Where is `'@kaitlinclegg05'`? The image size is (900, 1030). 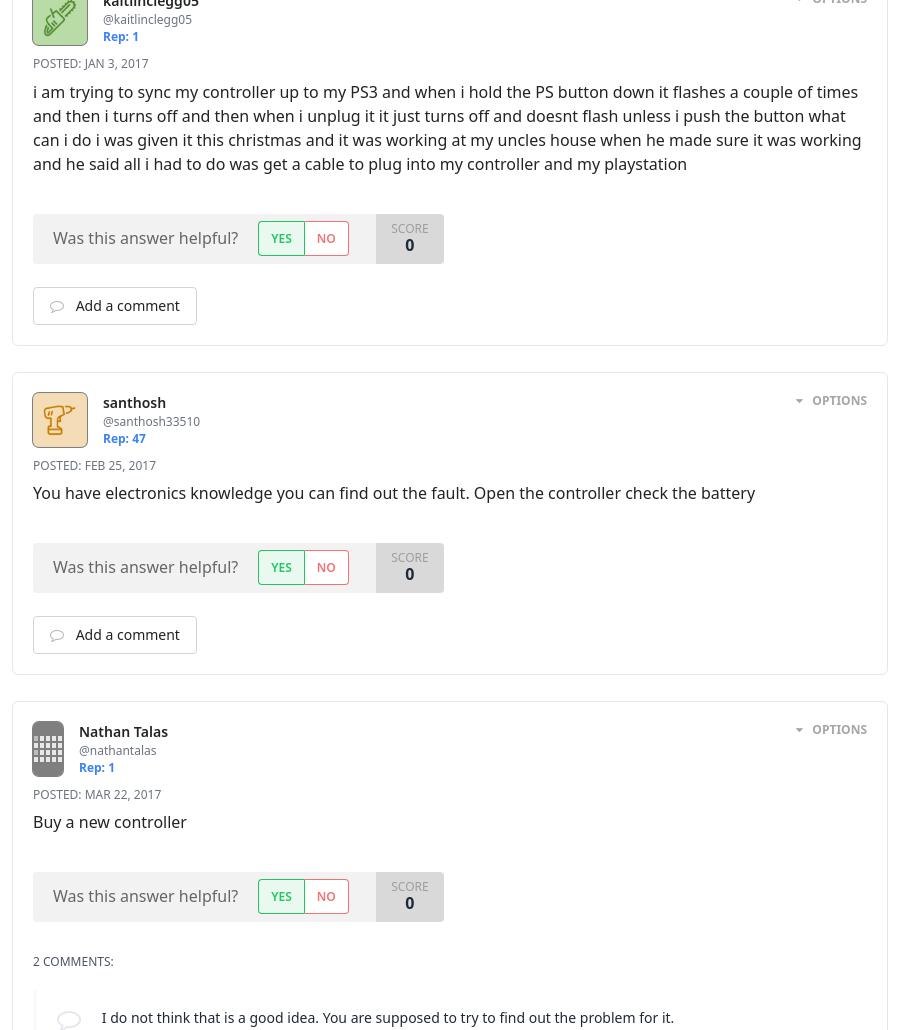 '@kaitlinclegg05' is located at coordinates (147, 19).